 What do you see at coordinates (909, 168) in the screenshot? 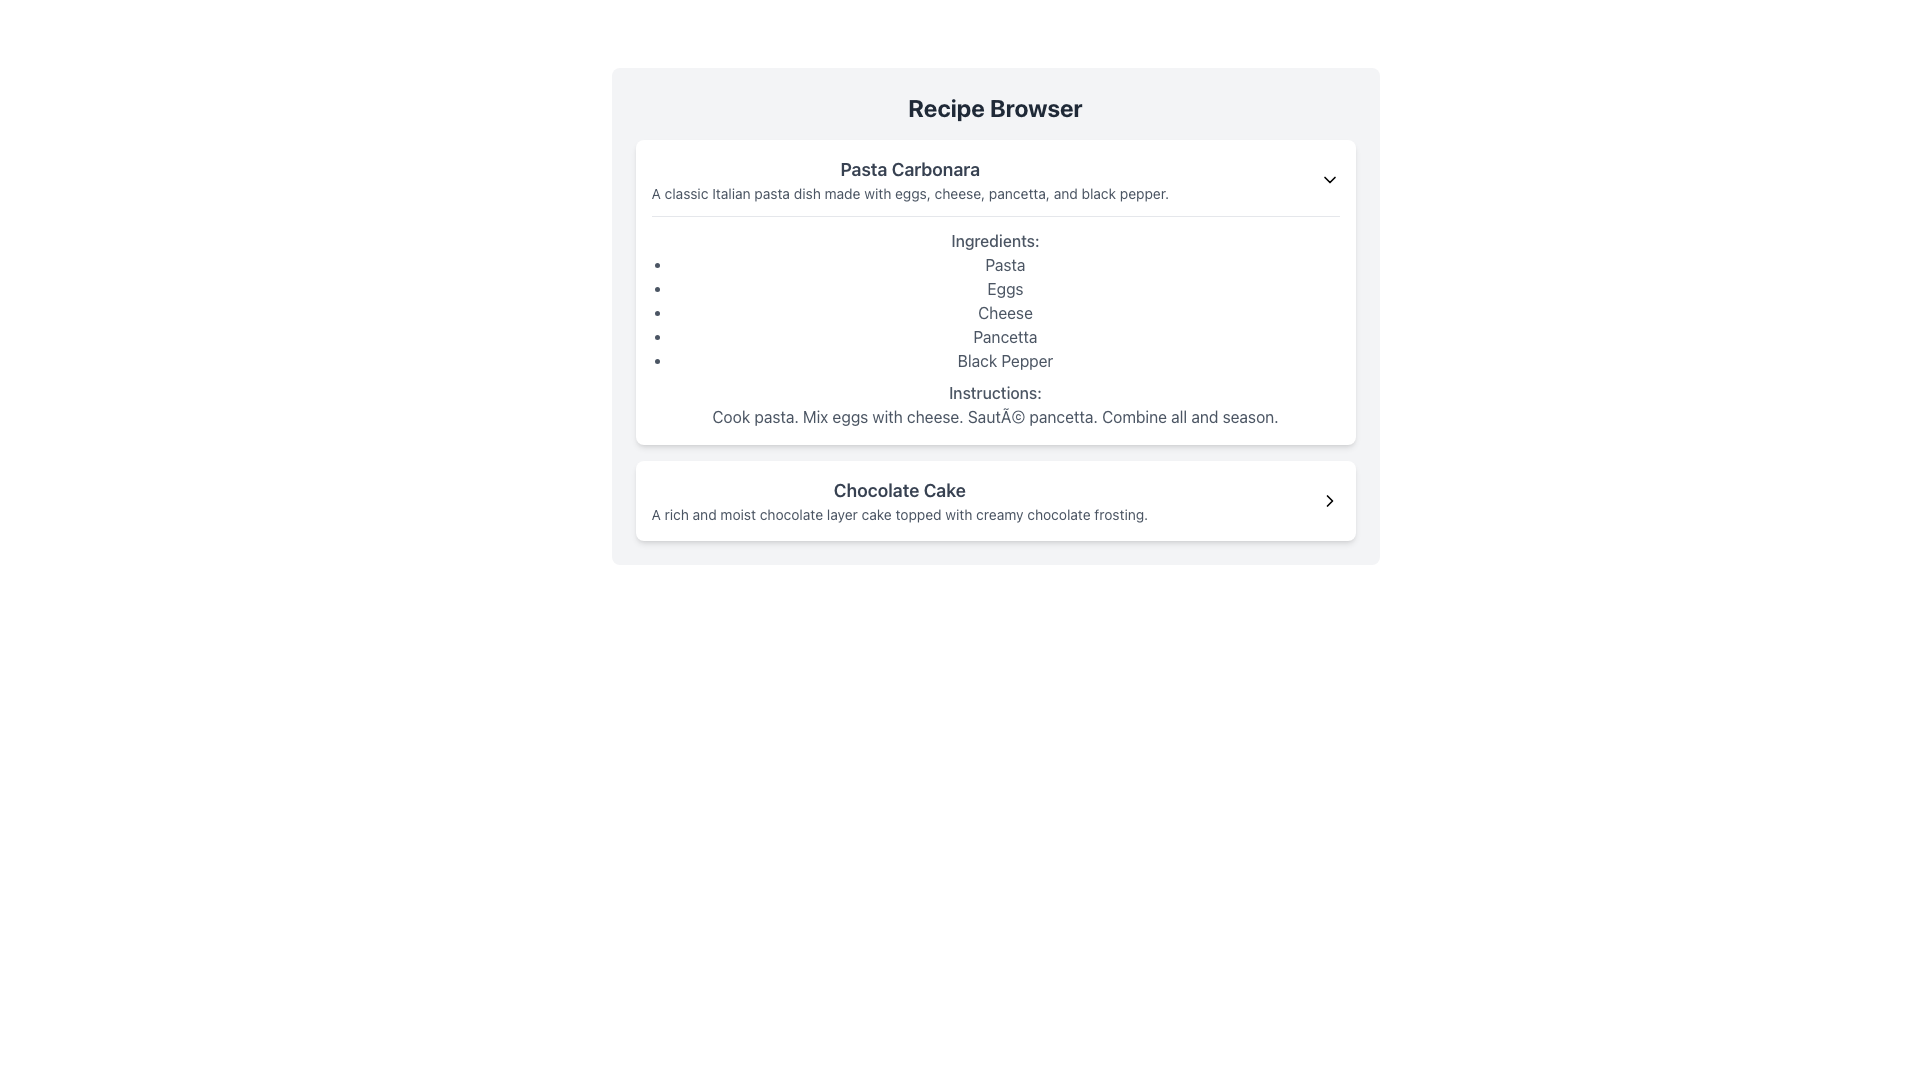
I see `text 'Pasta Carbonara' which is prominently displayed in a large, bold font at the top-center of the 'Recipe Browser' card` at bounding box center [909, 168].